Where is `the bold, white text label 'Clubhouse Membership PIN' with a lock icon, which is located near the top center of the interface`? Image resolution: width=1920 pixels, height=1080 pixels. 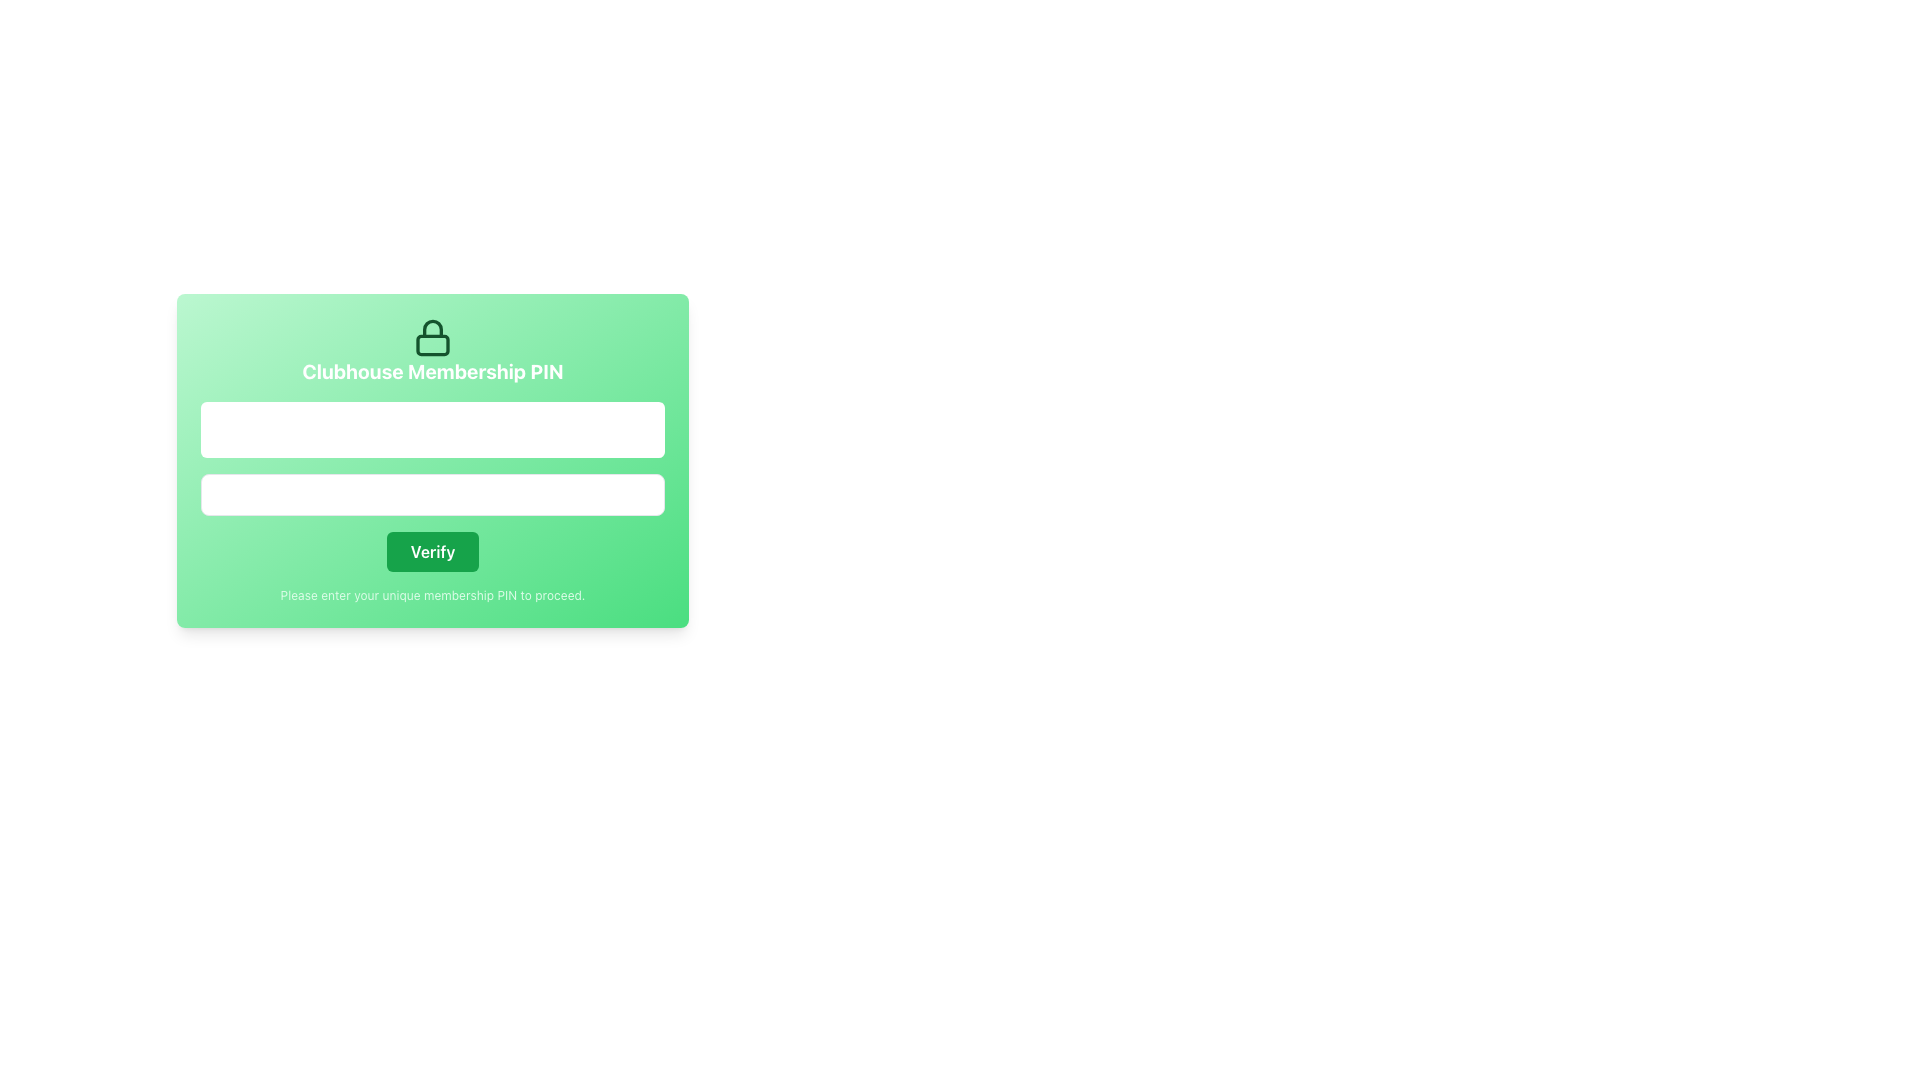 the bold, white text label 'Clubhouse Membership PIN' with a lock icon, which is located near the top center of the interface is located at coordinates (431, 350).